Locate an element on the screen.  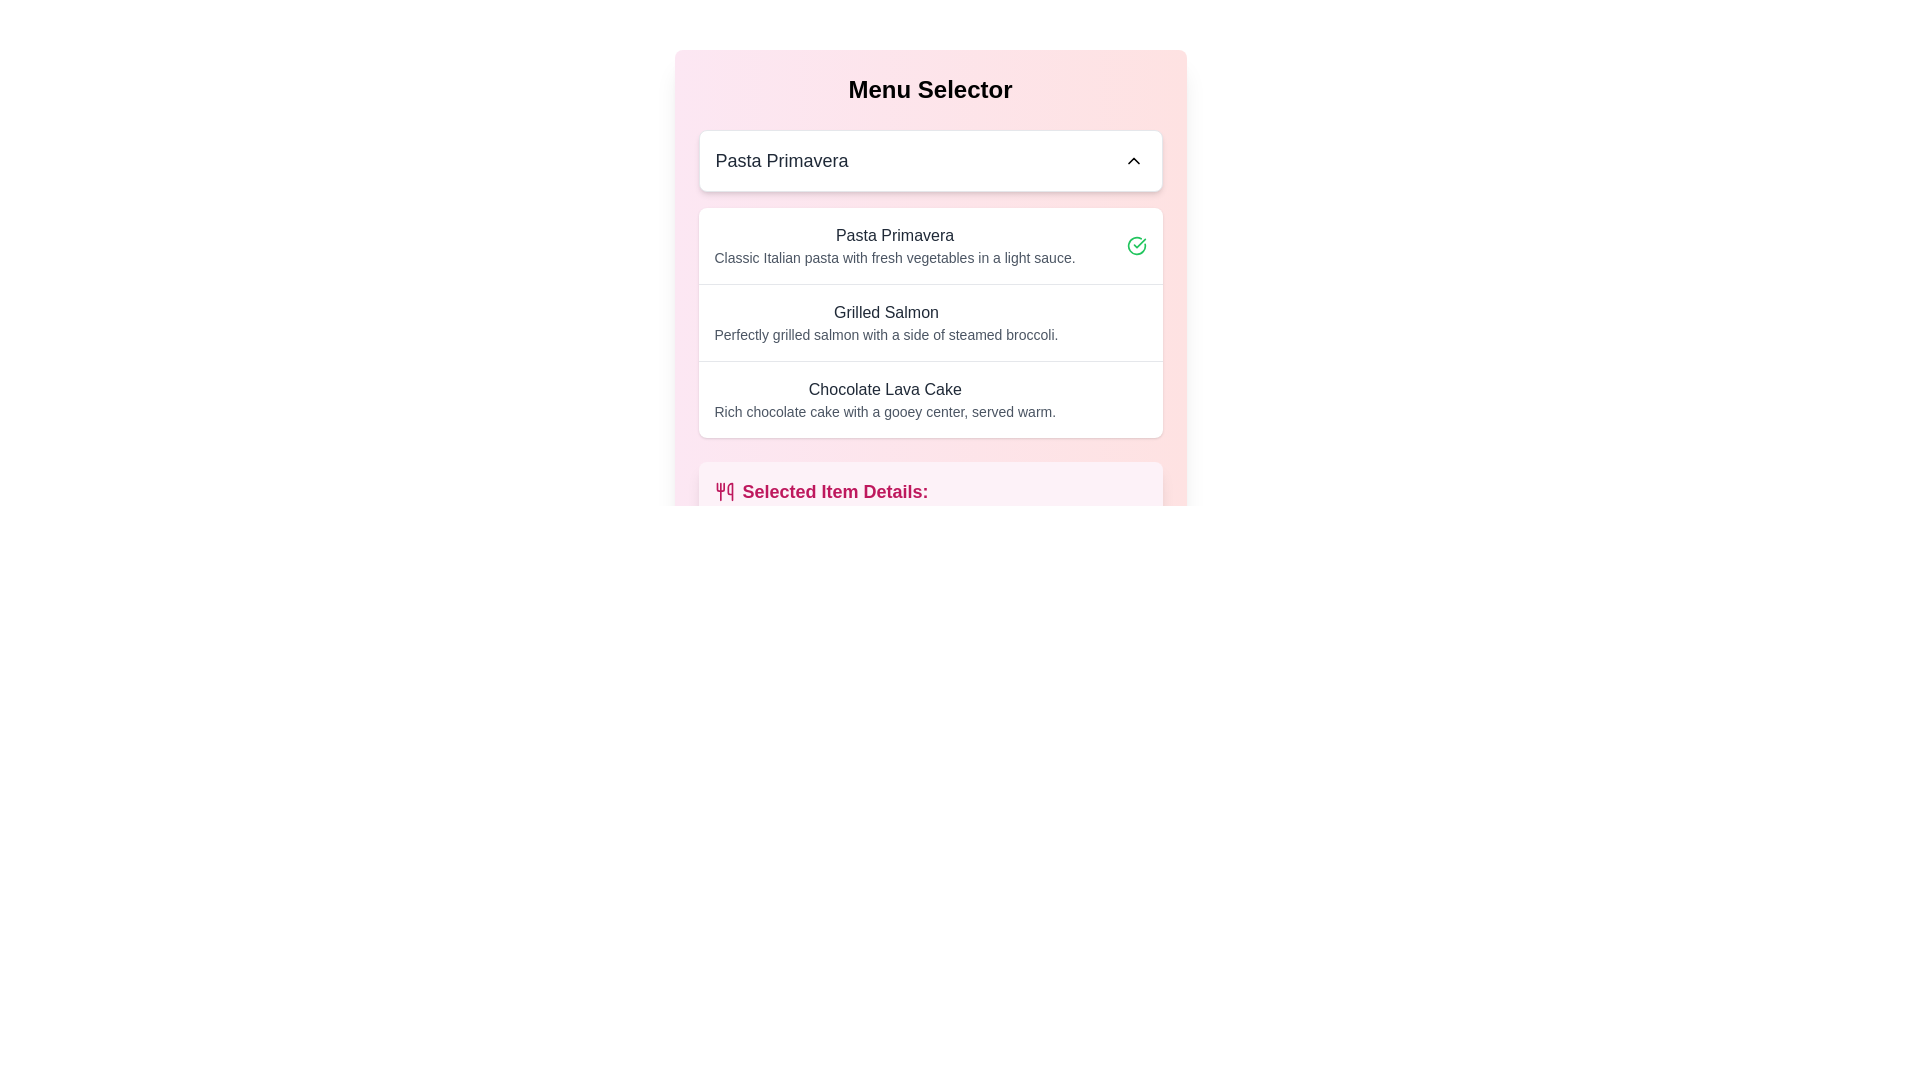
the downward arrow SVG icon located next to the 'Pasta Primavera' label is located at coordinates (1133, 160).